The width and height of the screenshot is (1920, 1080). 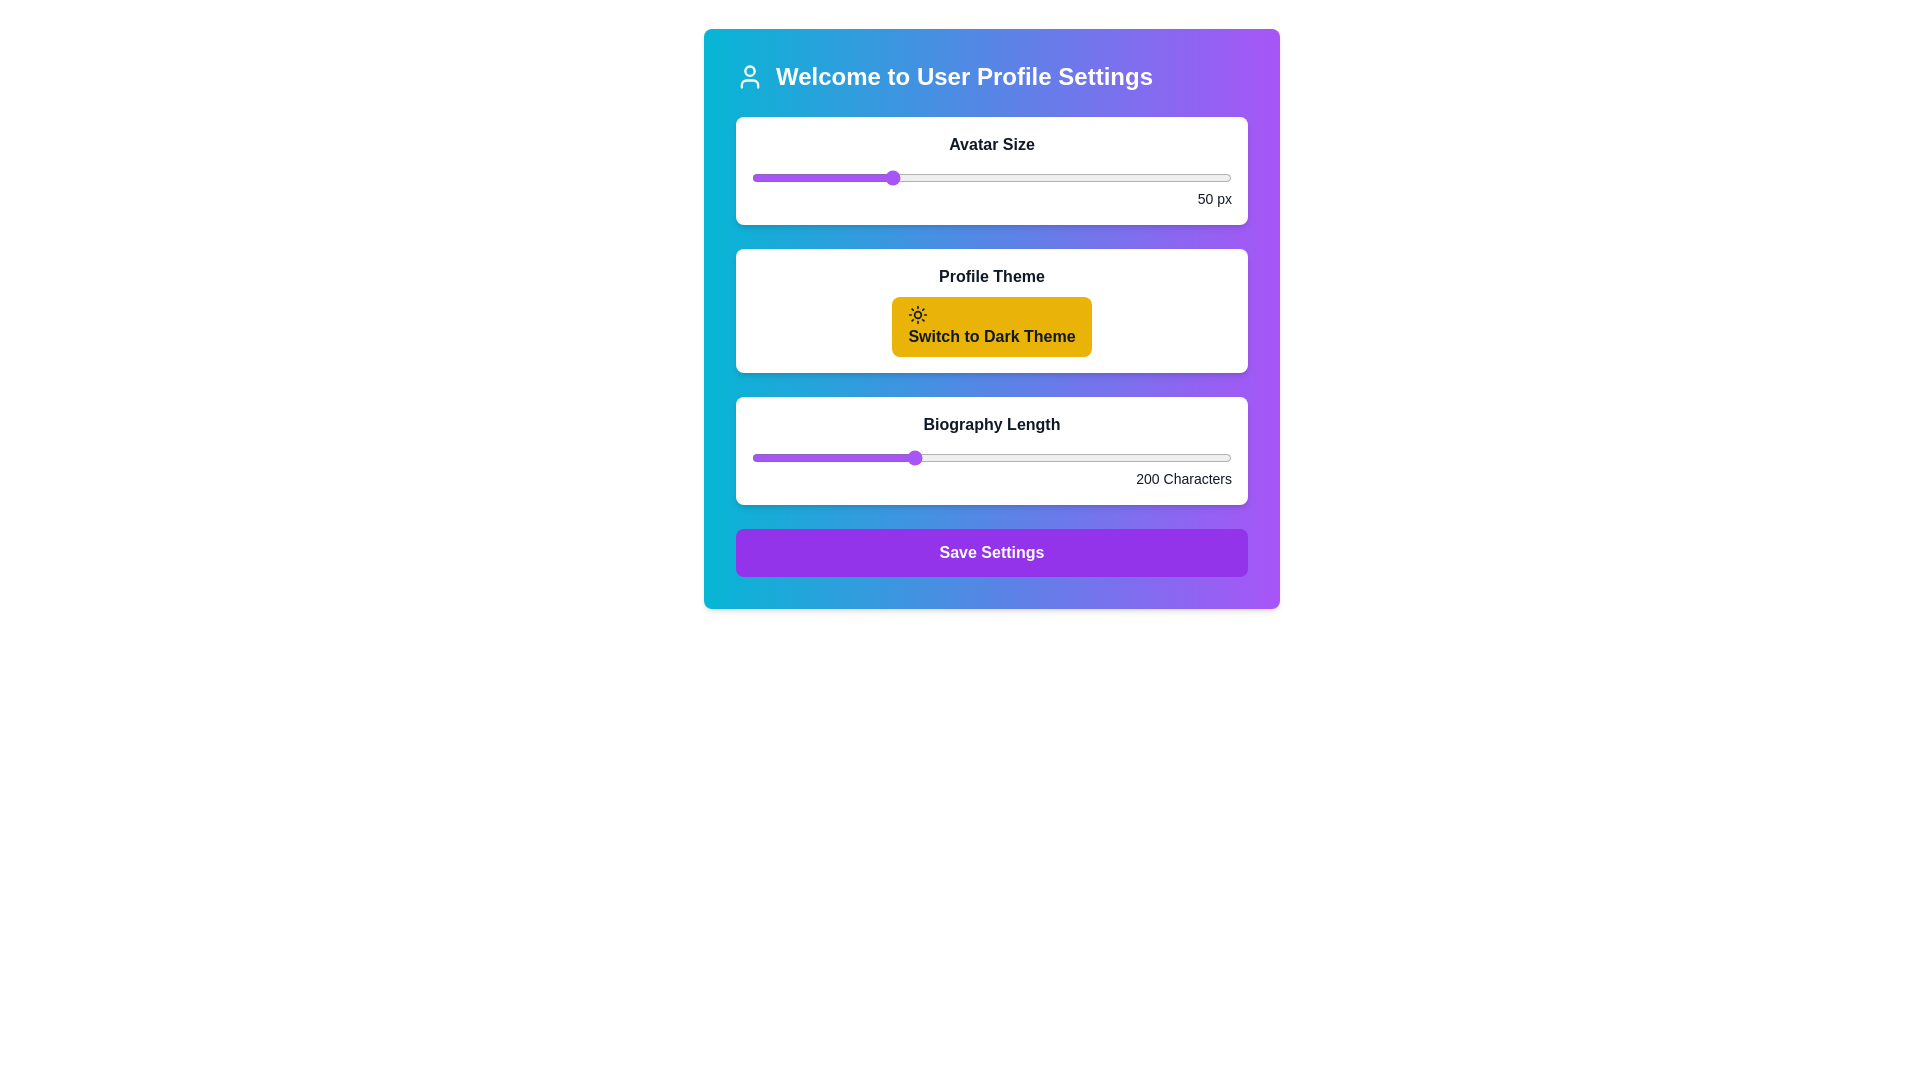 I want to click on the slider, so click(x=875, y=176).